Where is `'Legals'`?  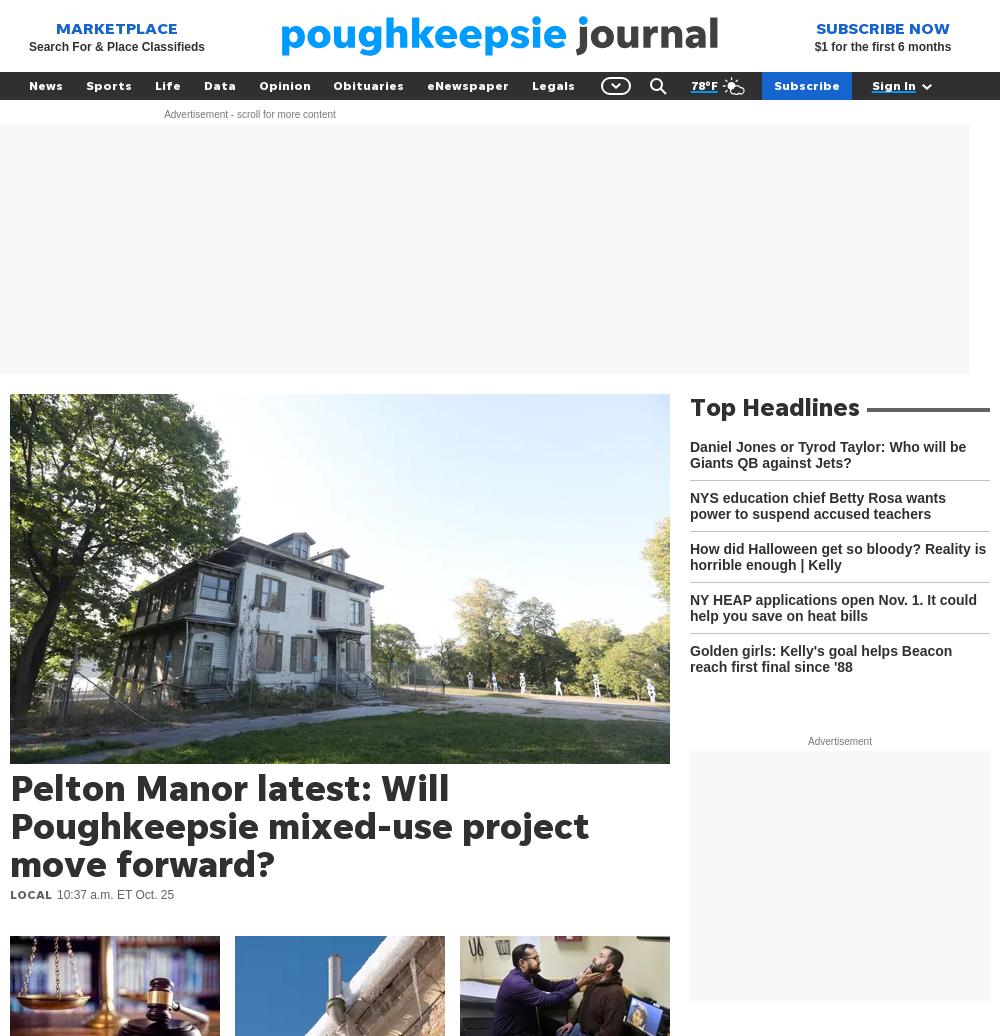
'Legals' is located at coordinates (532, 85).